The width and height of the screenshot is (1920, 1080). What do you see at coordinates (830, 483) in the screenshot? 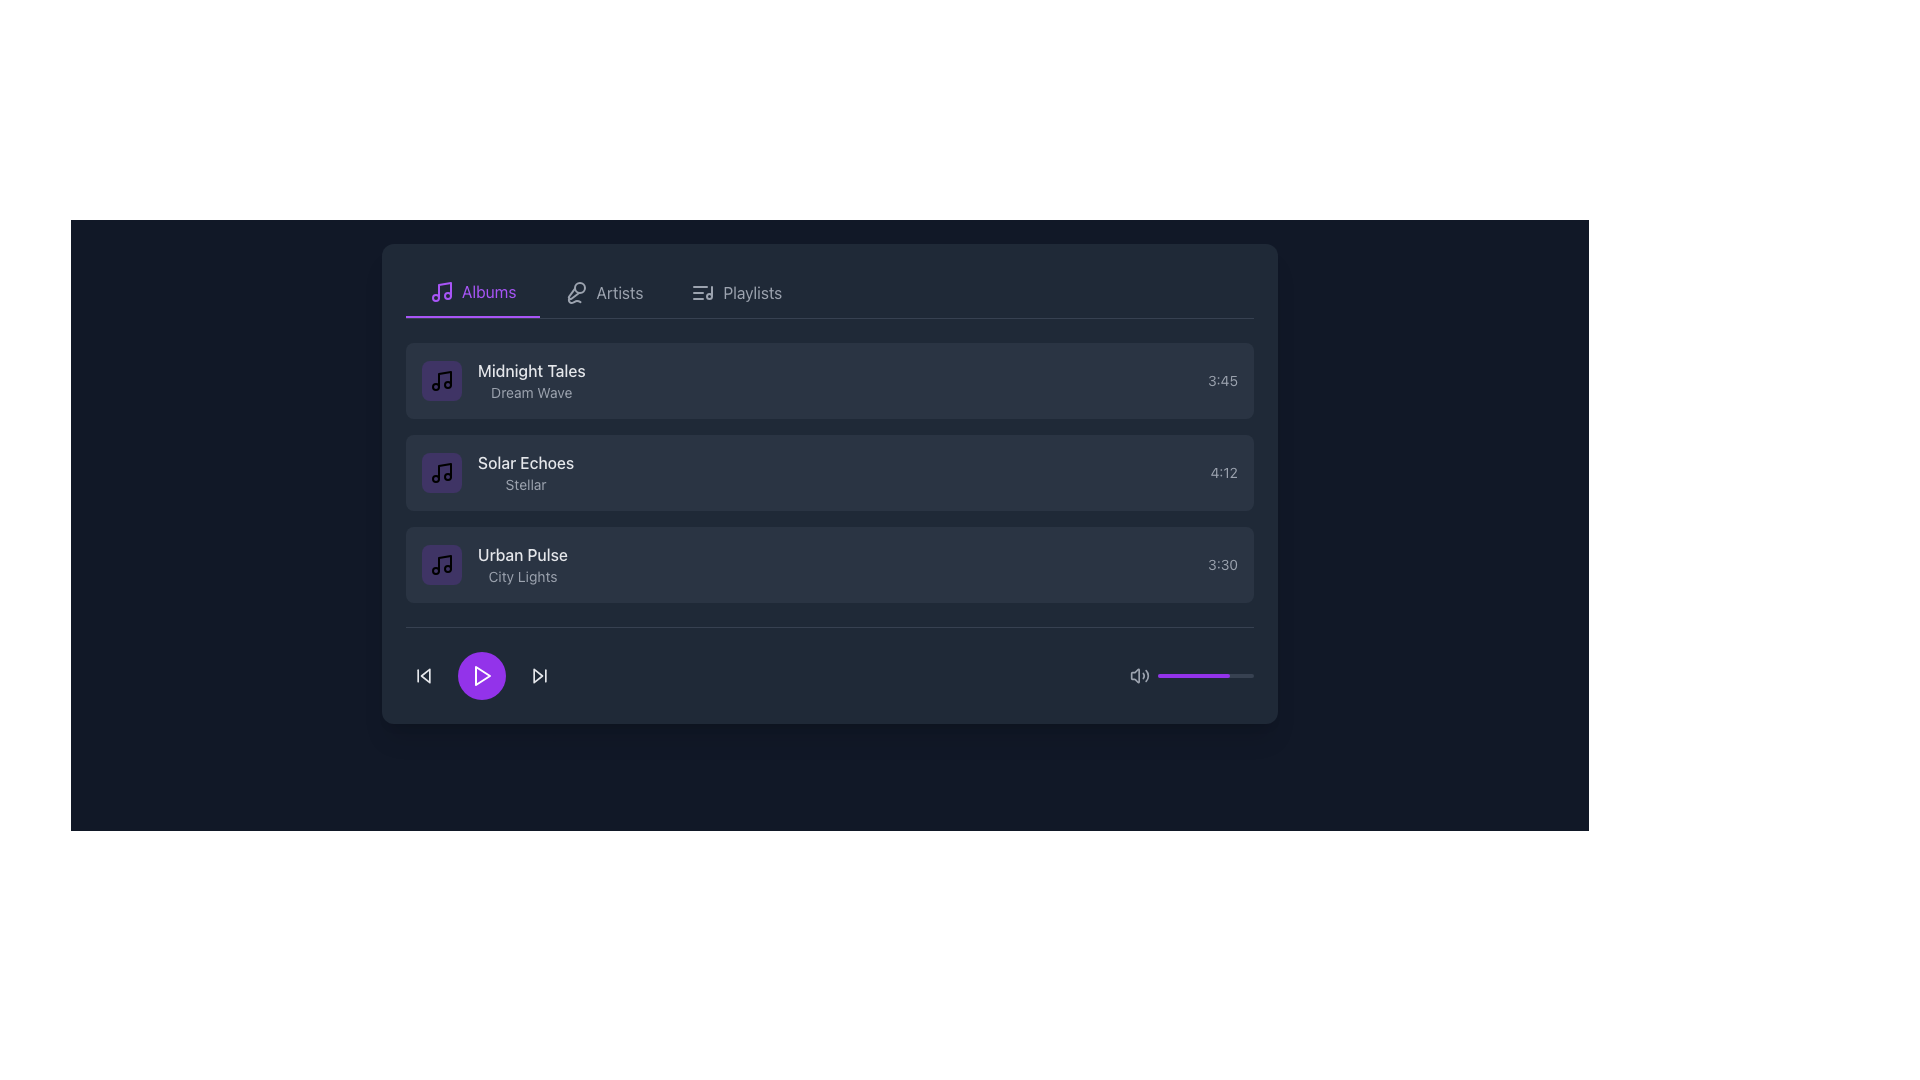
I see `a row in the album or playlist list view` at bounding box center [830, 483].